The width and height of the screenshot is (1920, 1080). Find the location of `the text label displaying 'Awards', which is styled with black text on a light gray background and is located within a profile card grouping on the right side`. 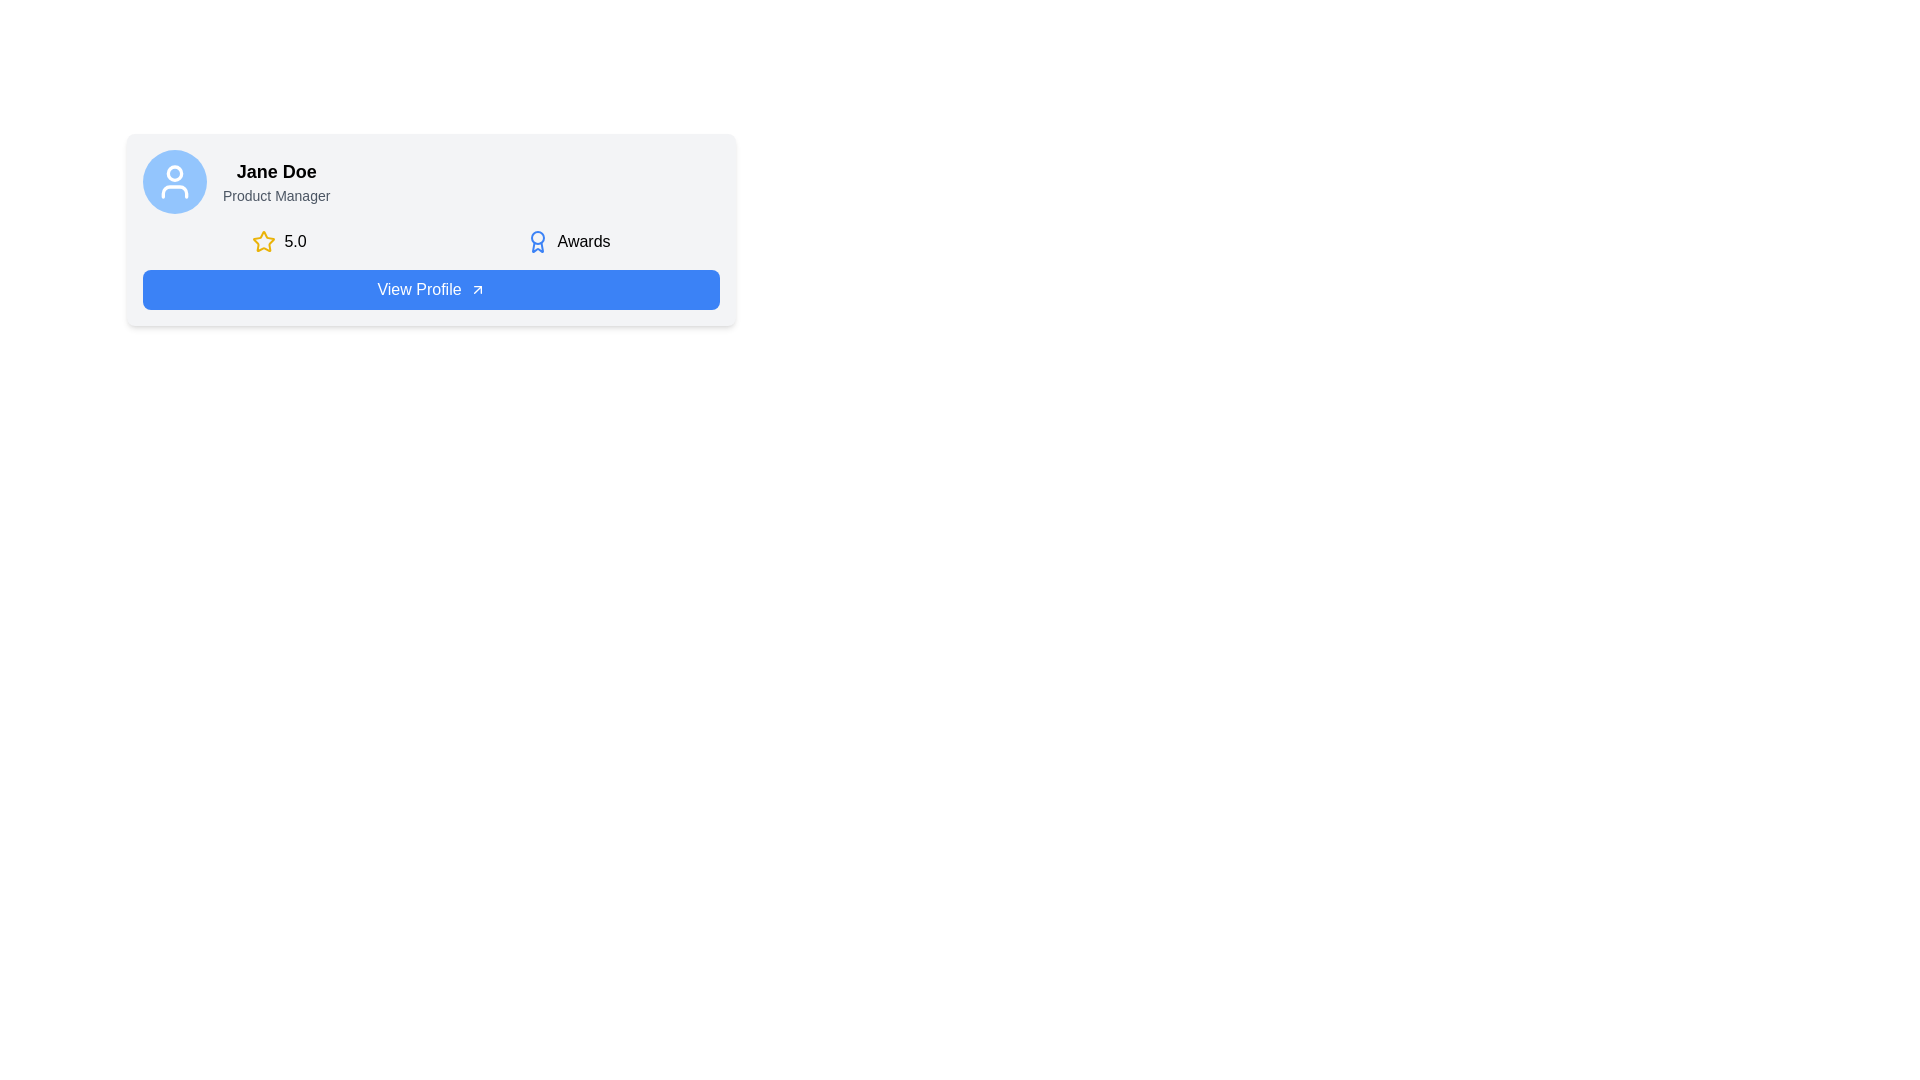

the text label displaying 'Awards', which is styled with black text on a light gray background and is located within a profile card grouping on the right side is located at coordinates (583, 241).